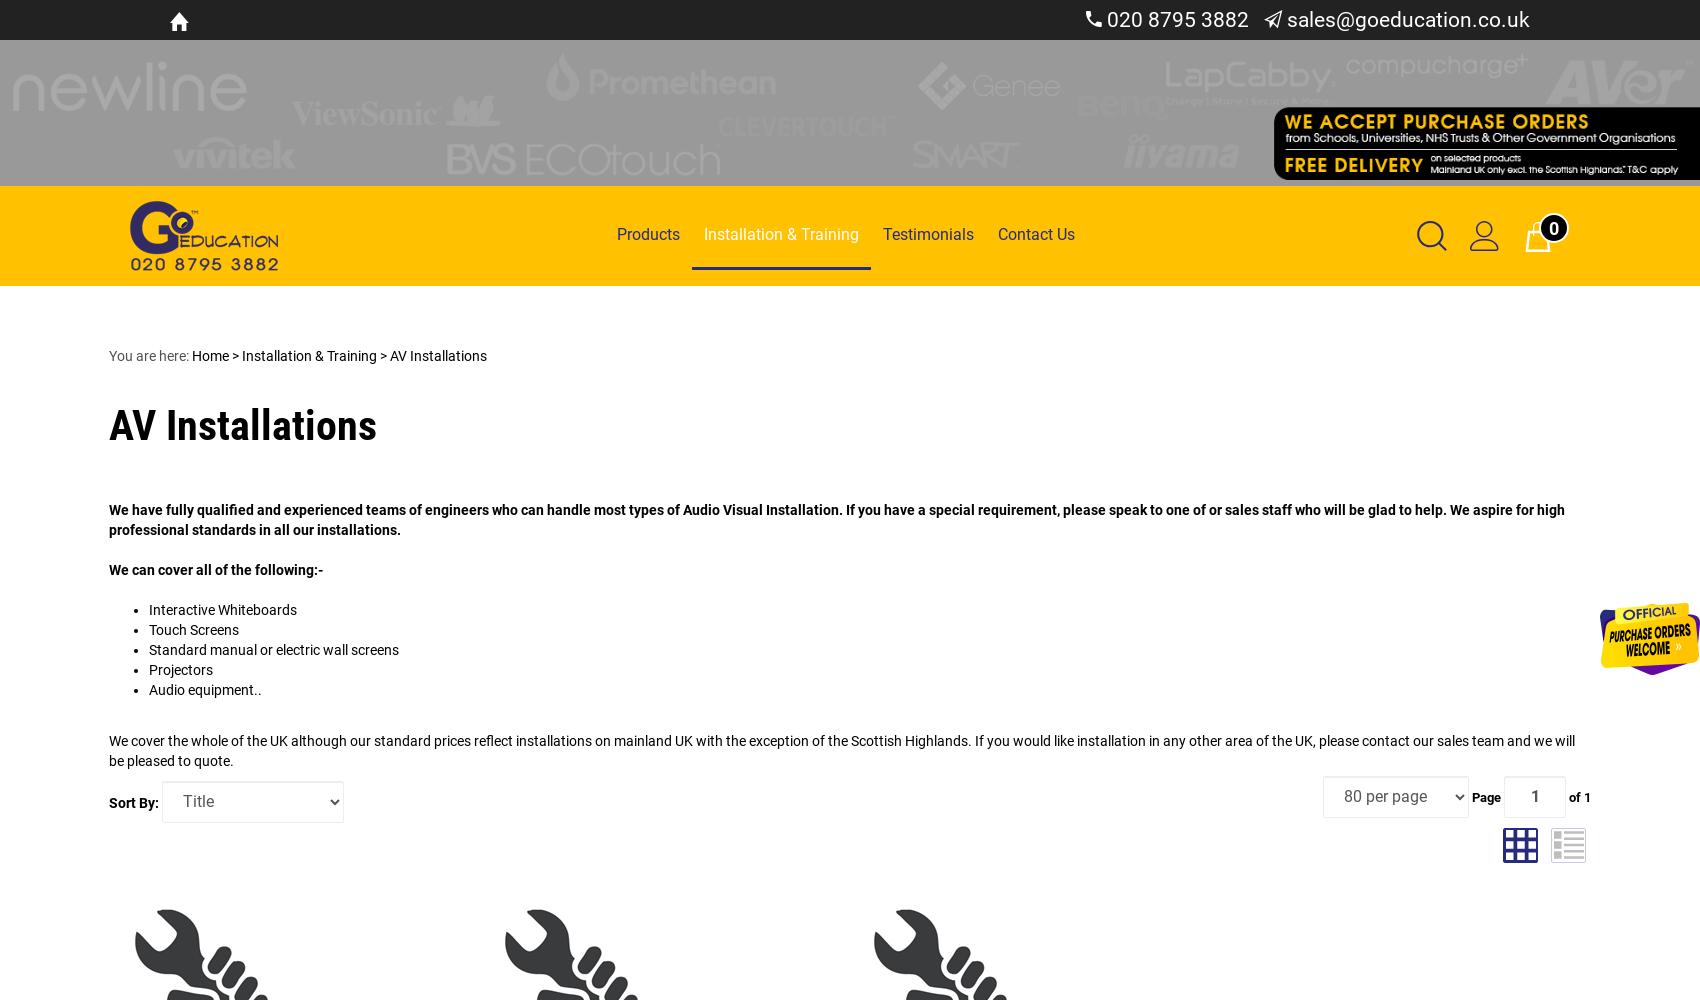 Image resolution: width=1700 pixels, height=1000 pixels. What do you see at coordinates (836, 519) in the screenshot?
I see `'We have fully qualified and experienced teams of engineers who can handle most types of Audio Visual Installation. If you have a special requirement, please speak to one of or sales staff who will be glad to help. We aspire for high professional standards in all our installations.'` at bounding box center [836, 519].